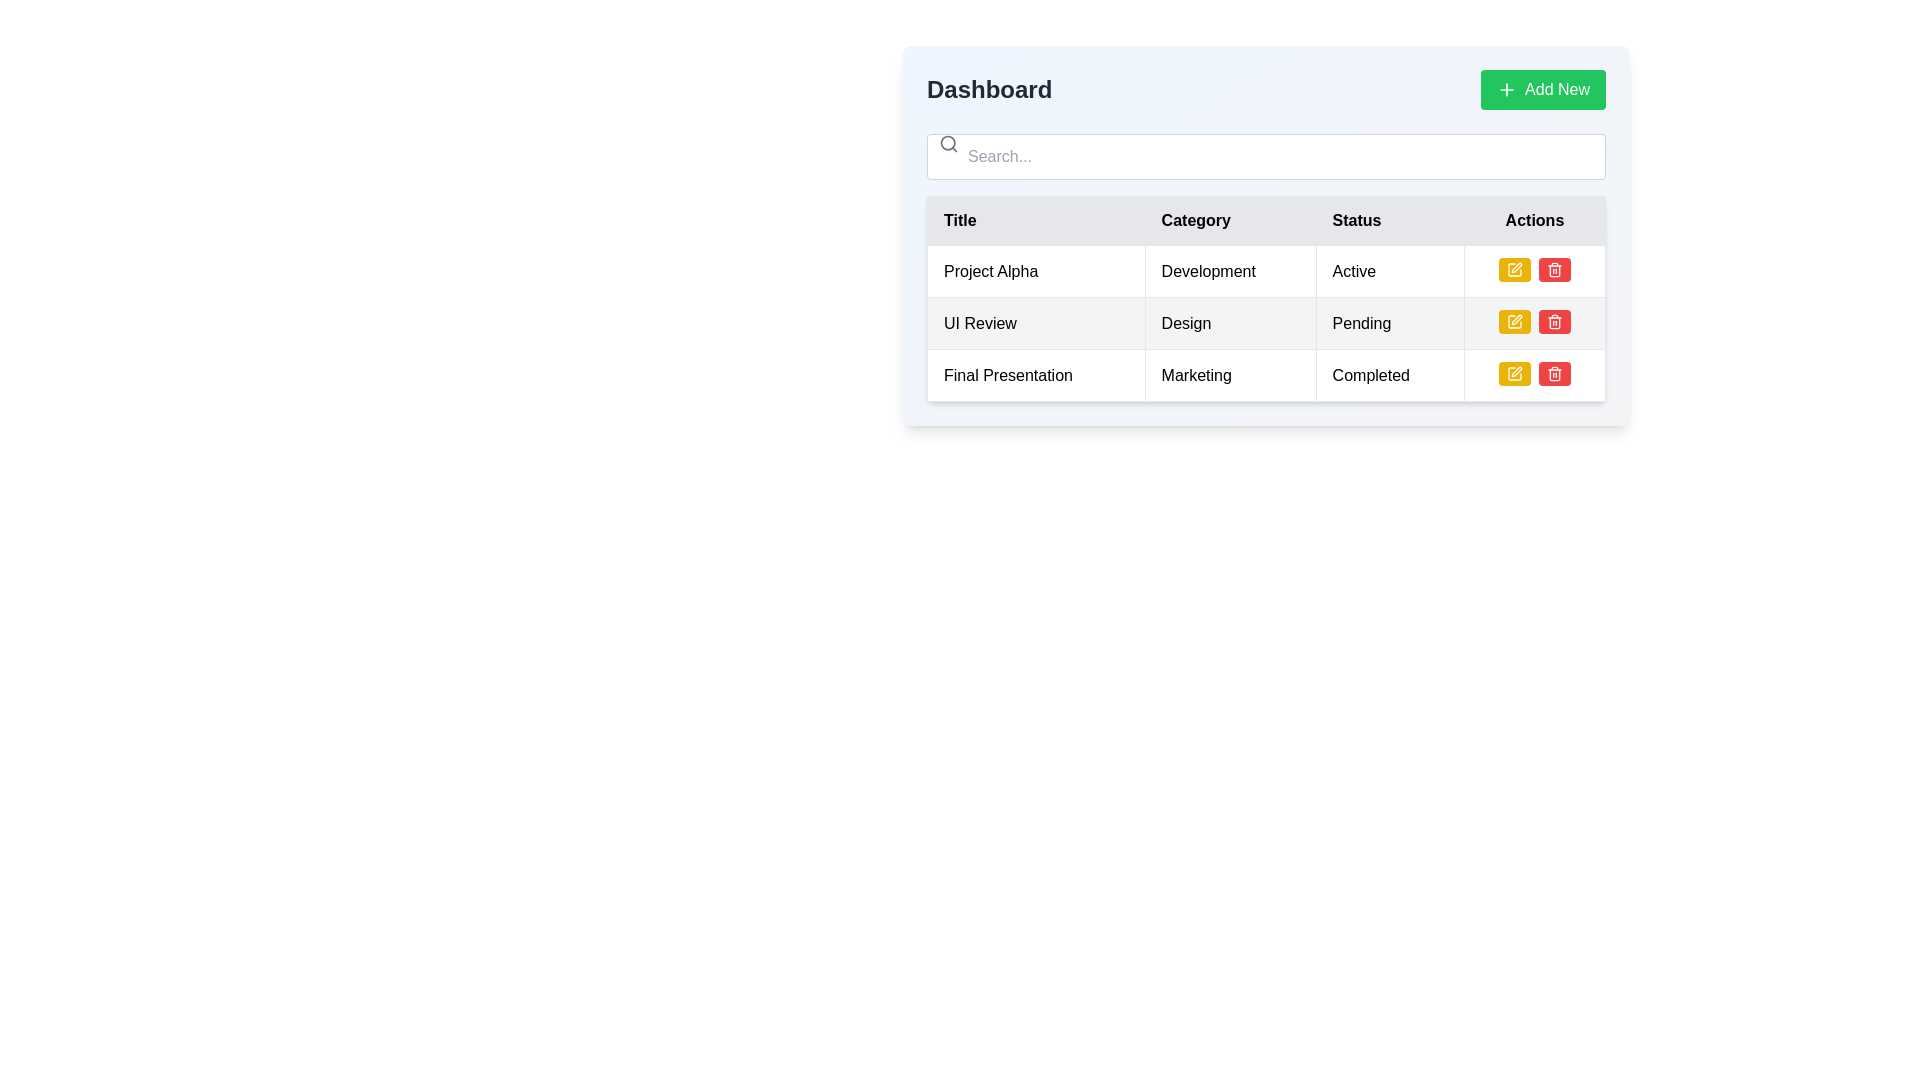 This screenshot has height=1080, width=1920. What do you see at coordinates (1514, 320) in the screenshot?
I see `the edit button located in the first position of the 'Actions' column in the second row of the table` at bounding box center [1514, 320].